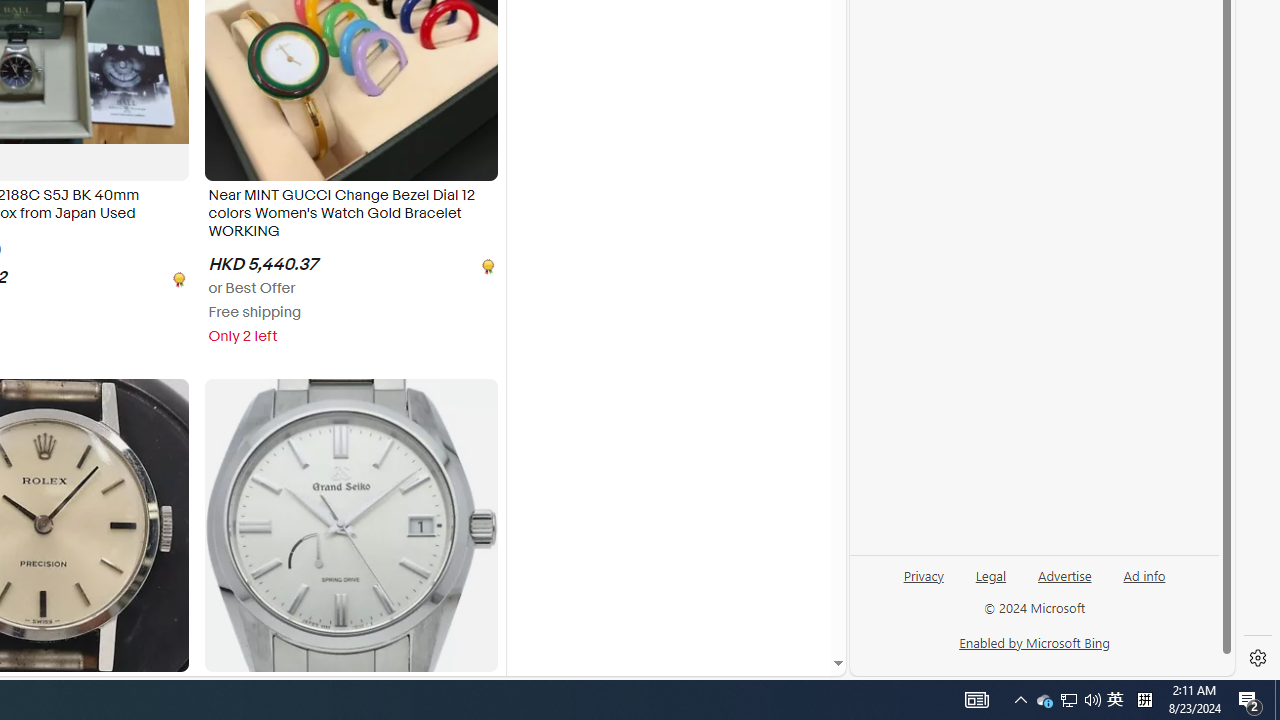 This screenshot has height=720, width=1280. What do you see at coordinates (922, 574) in the screenshot?
I see `'Privacy'` at bounding box center [922, 574].